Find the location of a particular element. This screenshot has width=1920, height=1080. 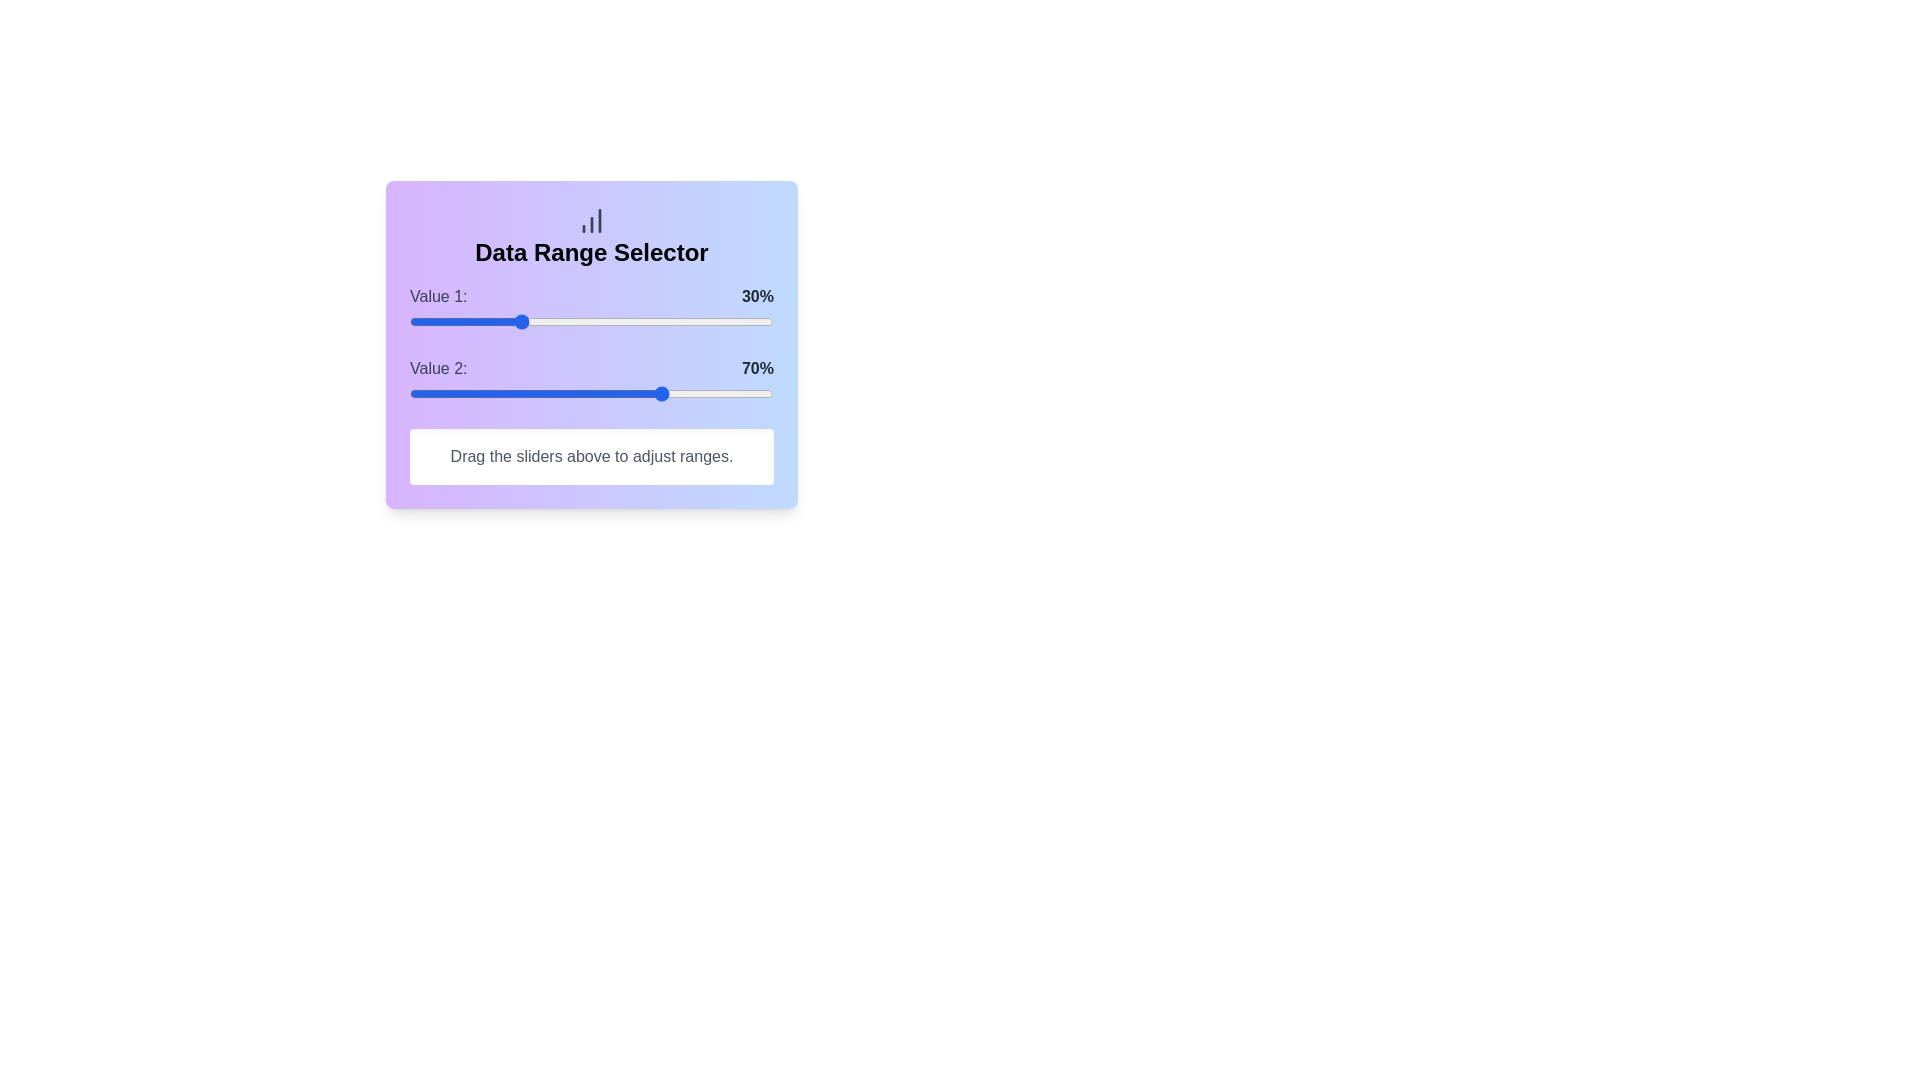

the slider for Value 1 to set its percentage to 33 is located at coordinates (530, 320).